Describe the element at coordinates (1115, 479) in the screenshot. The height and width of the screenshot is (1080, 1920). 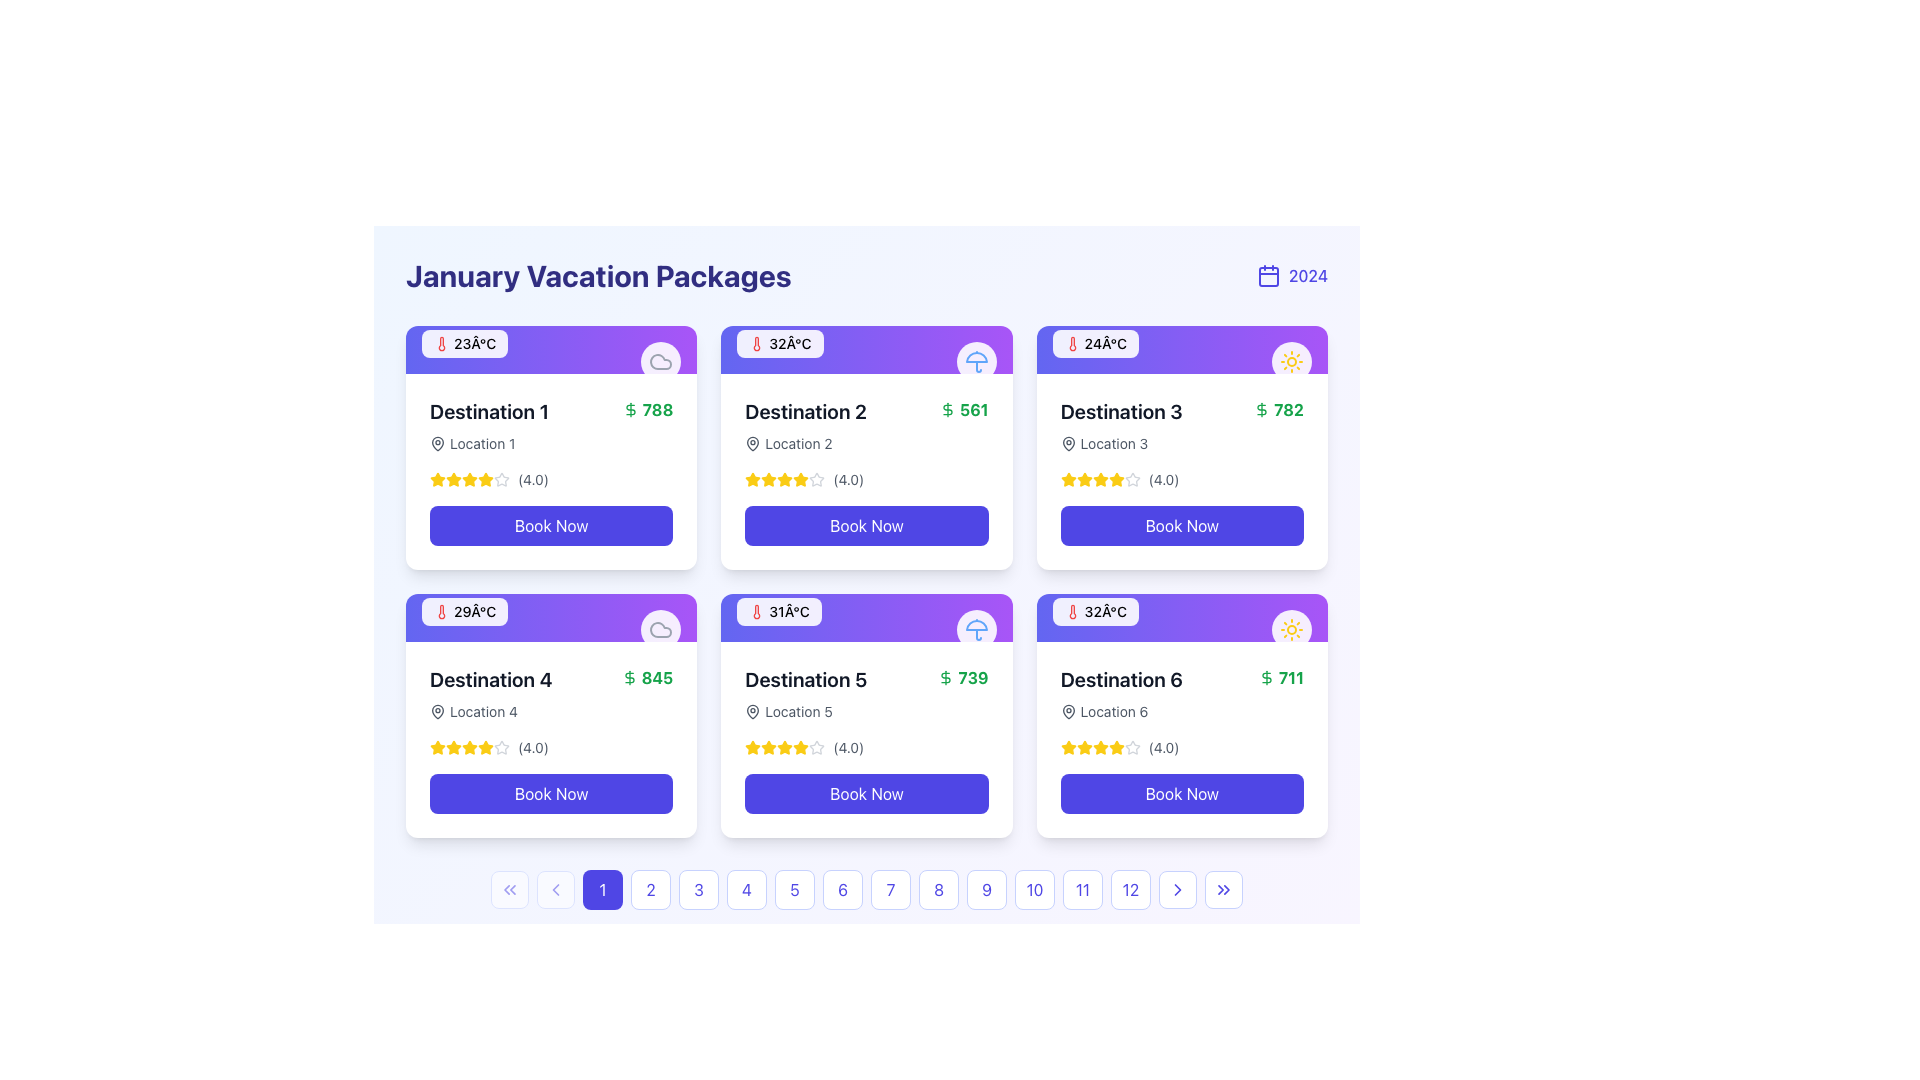
I see `the fifth yellow star icon in the rating system, located below the title 'Destination 3'` at that location.